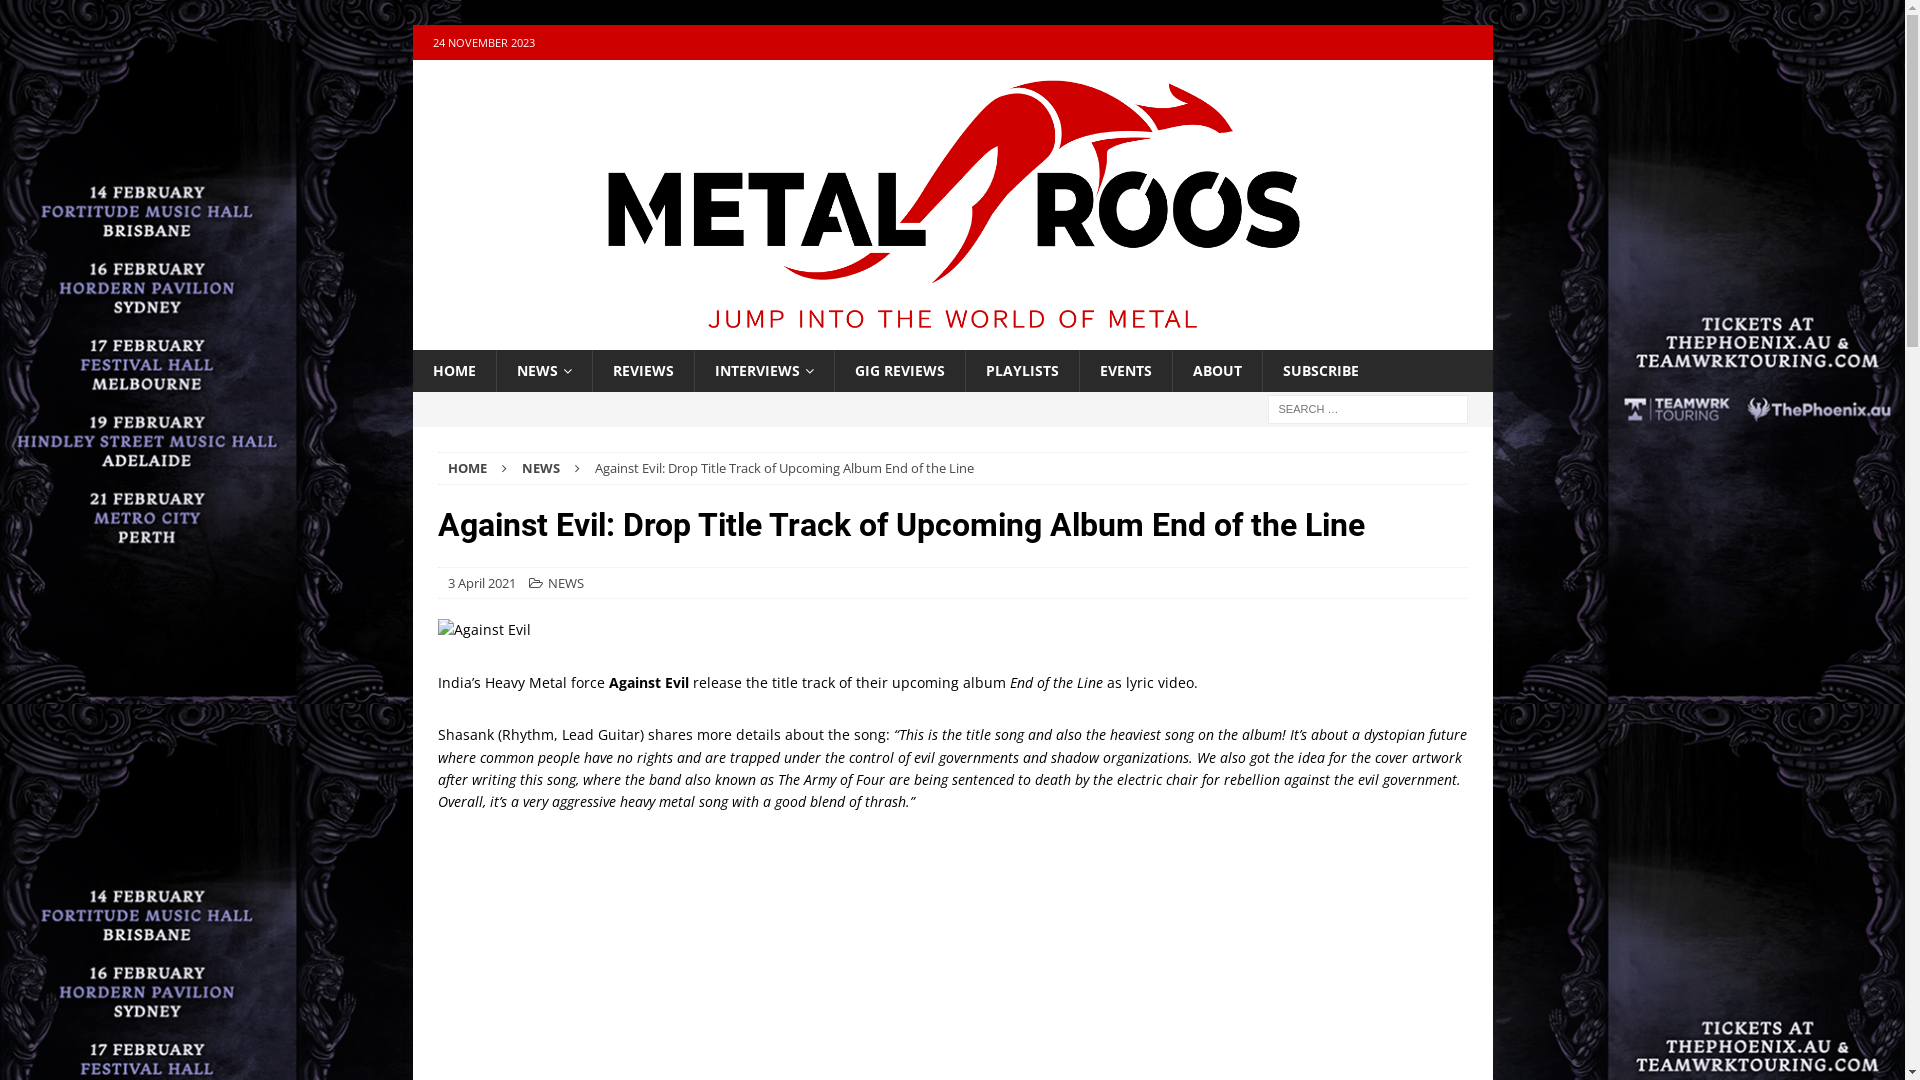 The height and width of the screenshot is (1080, 1920). Describe the element at coordinates (952, 628) in the screenshot. I see `'06 (Photo Credit - Into the Lens)'` at that location.